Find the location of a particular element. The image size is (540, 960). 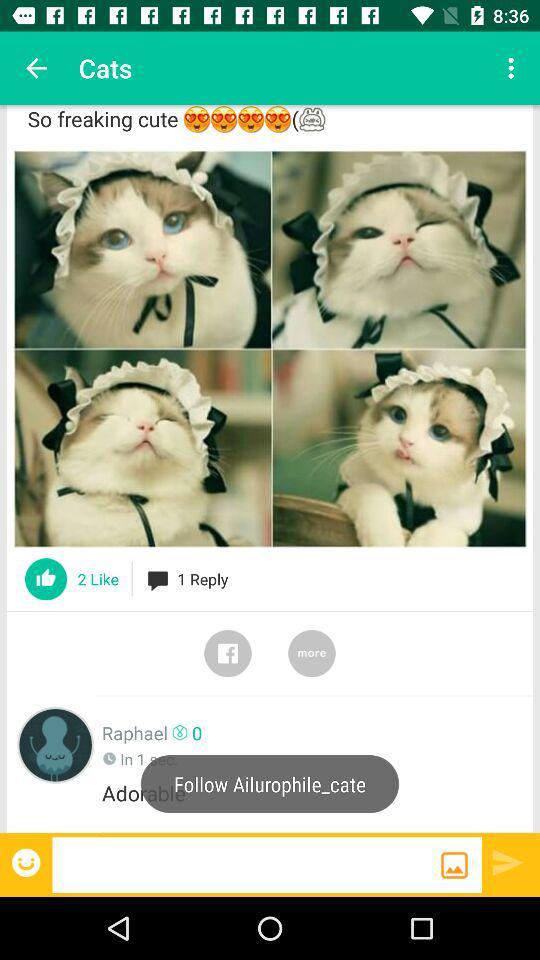

see profile picture is located at coordinates (55, 744).